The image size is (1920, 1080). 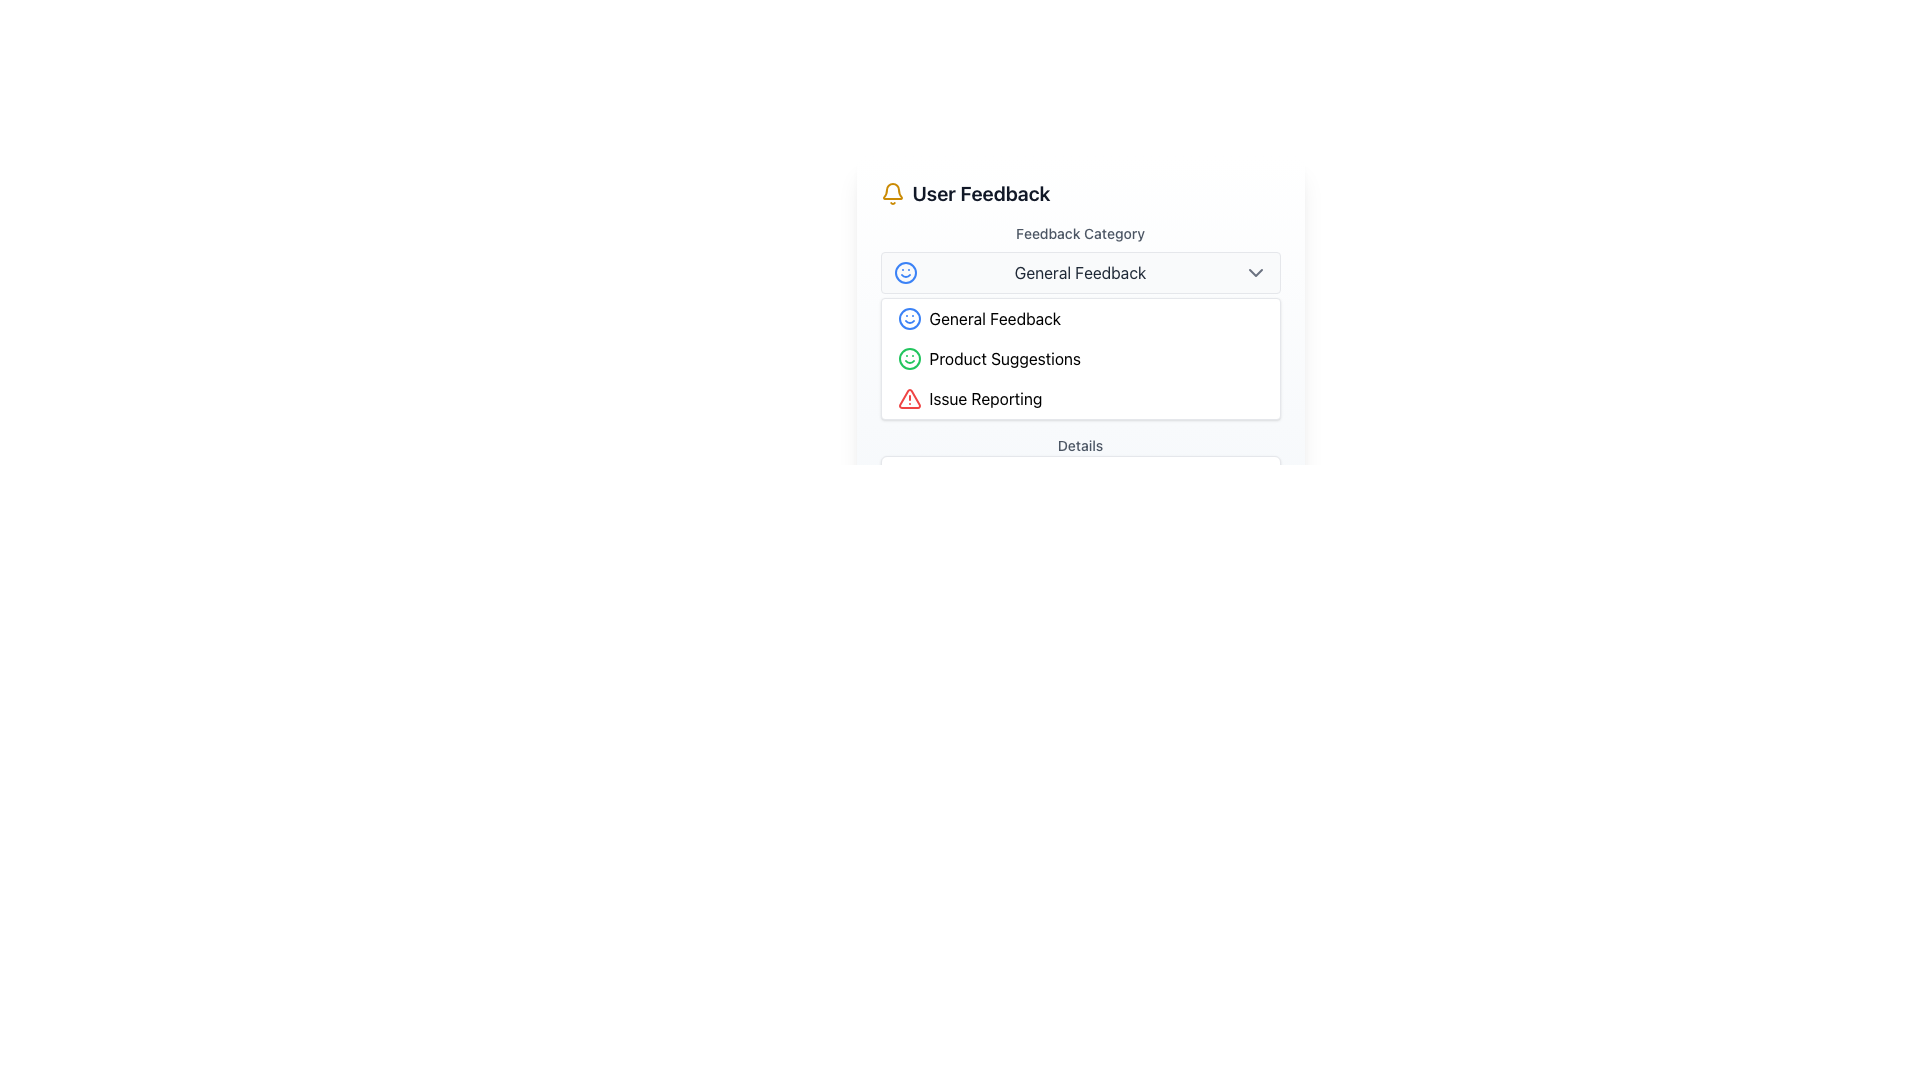 I want to click on the 'Product Suggestions' text label in the feedback category list, so click(x=1005, y=357).